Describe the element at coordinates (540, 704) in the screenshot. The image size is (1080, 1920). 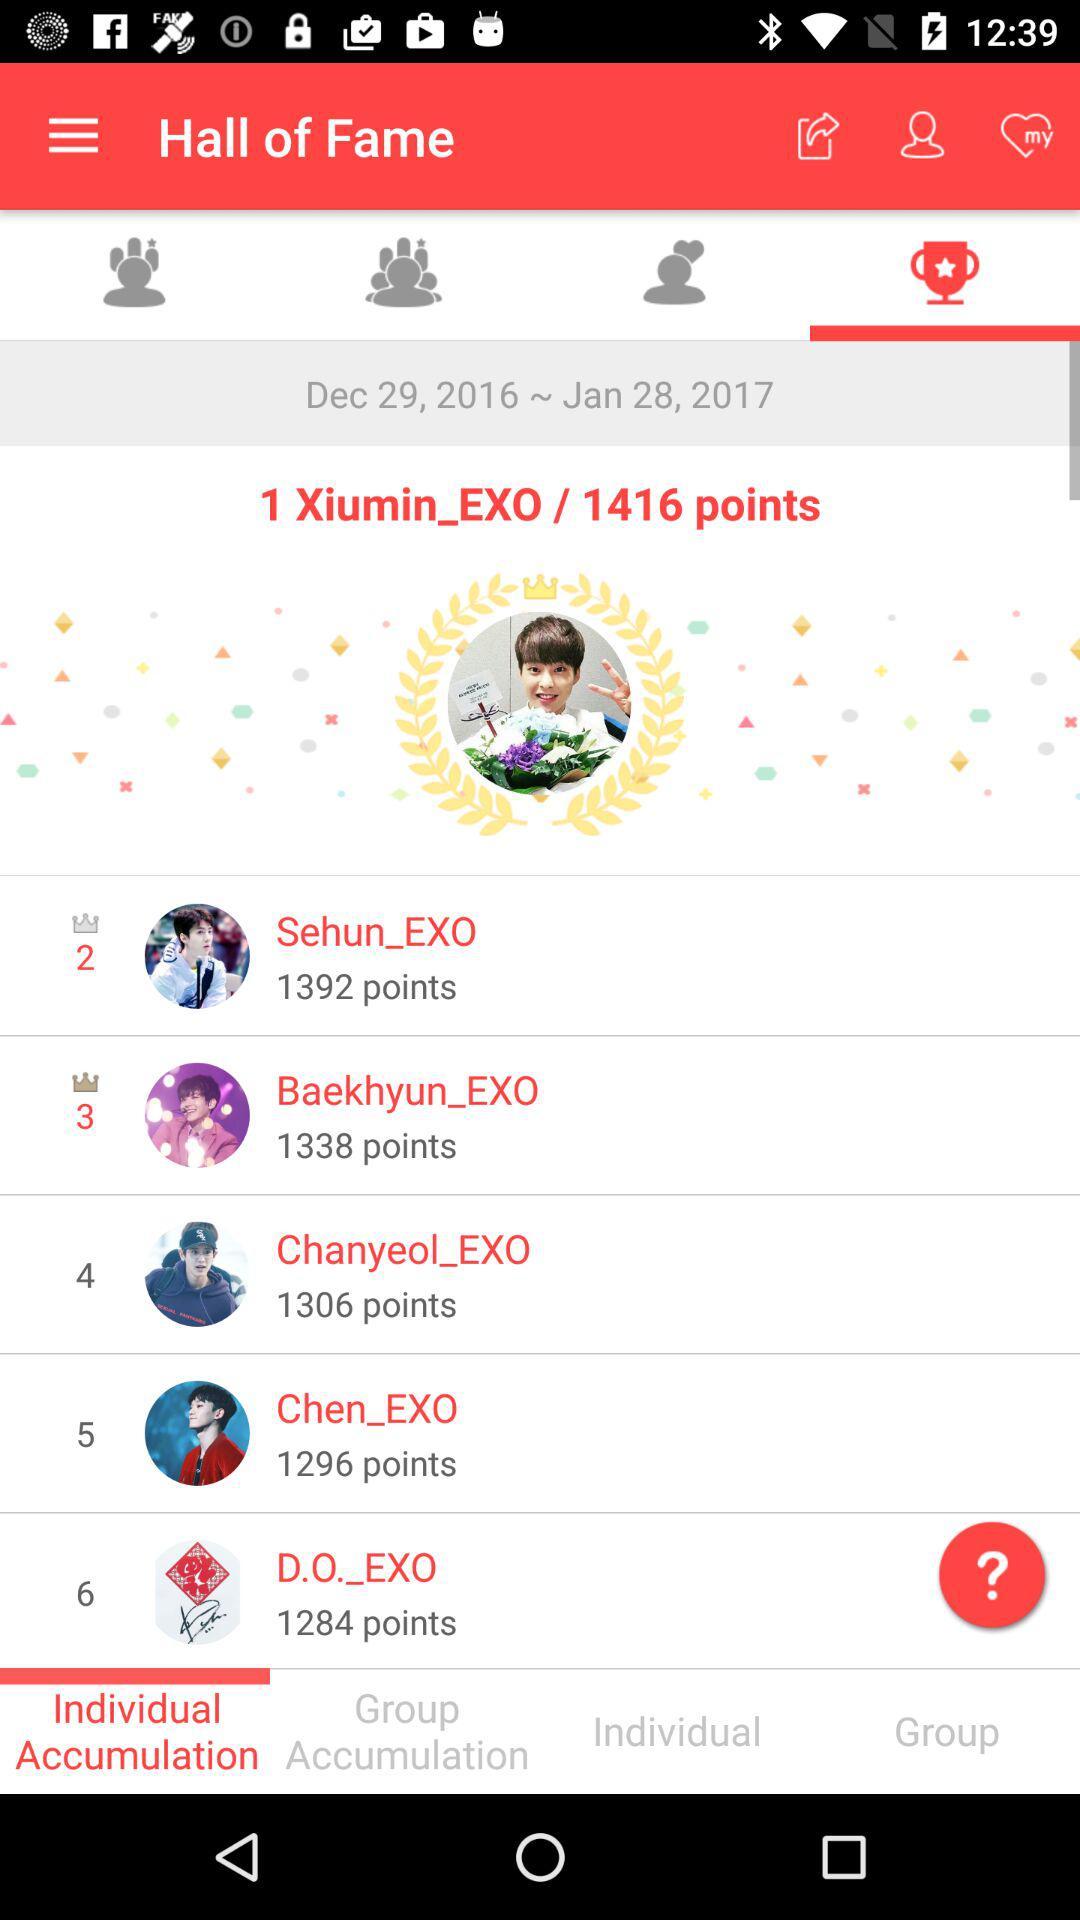
I see `1 xiuminexo` at that location.